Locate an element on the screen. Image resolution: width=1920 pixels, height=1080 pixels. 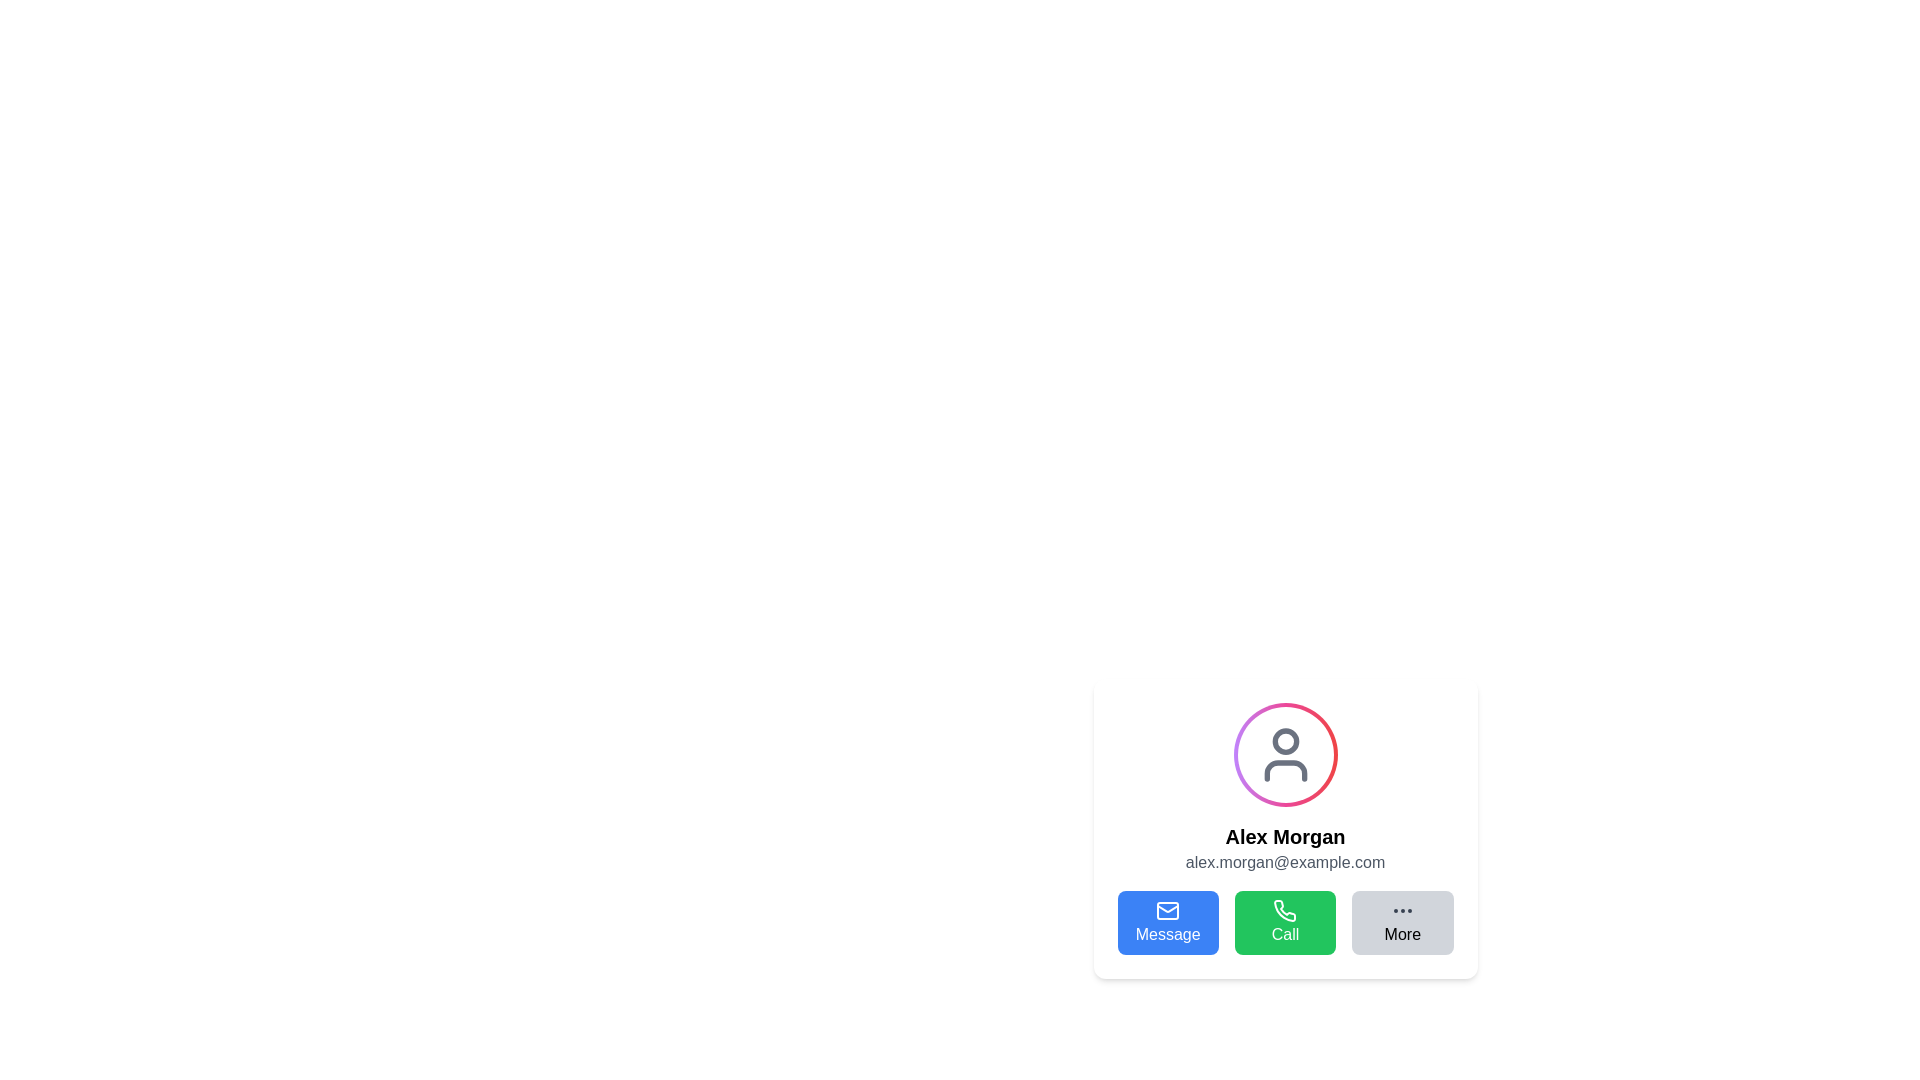
the Profile Avatar Icon located above the text 'Alex Morgan' and the email address 'alex.morgan@example.com' is located at coordinates (1285, 755).